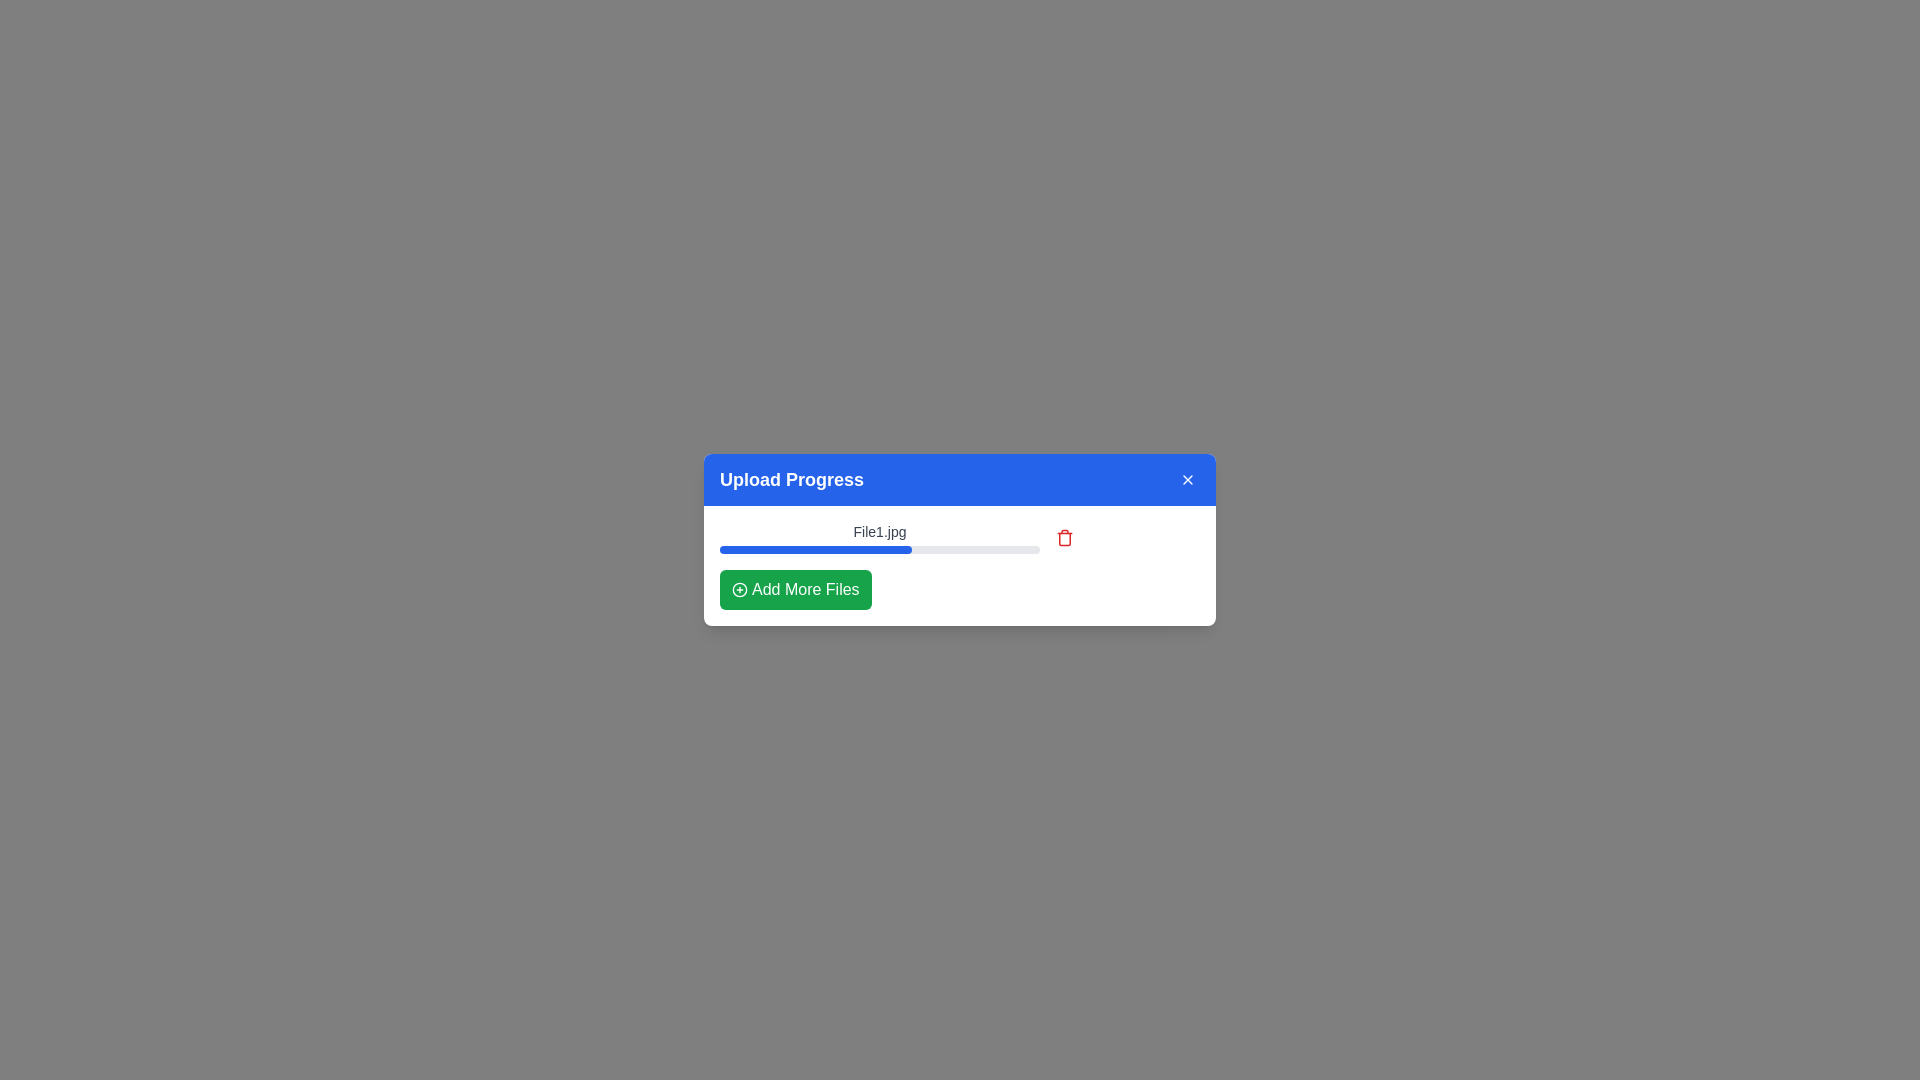 The width and height of the screenshot is (1920, 1080). What do you see at coordinates (879, 531) in the screenshot?
I see `the text label displaying the name of the file currently being uploaded` at bounding box center [879, 531].